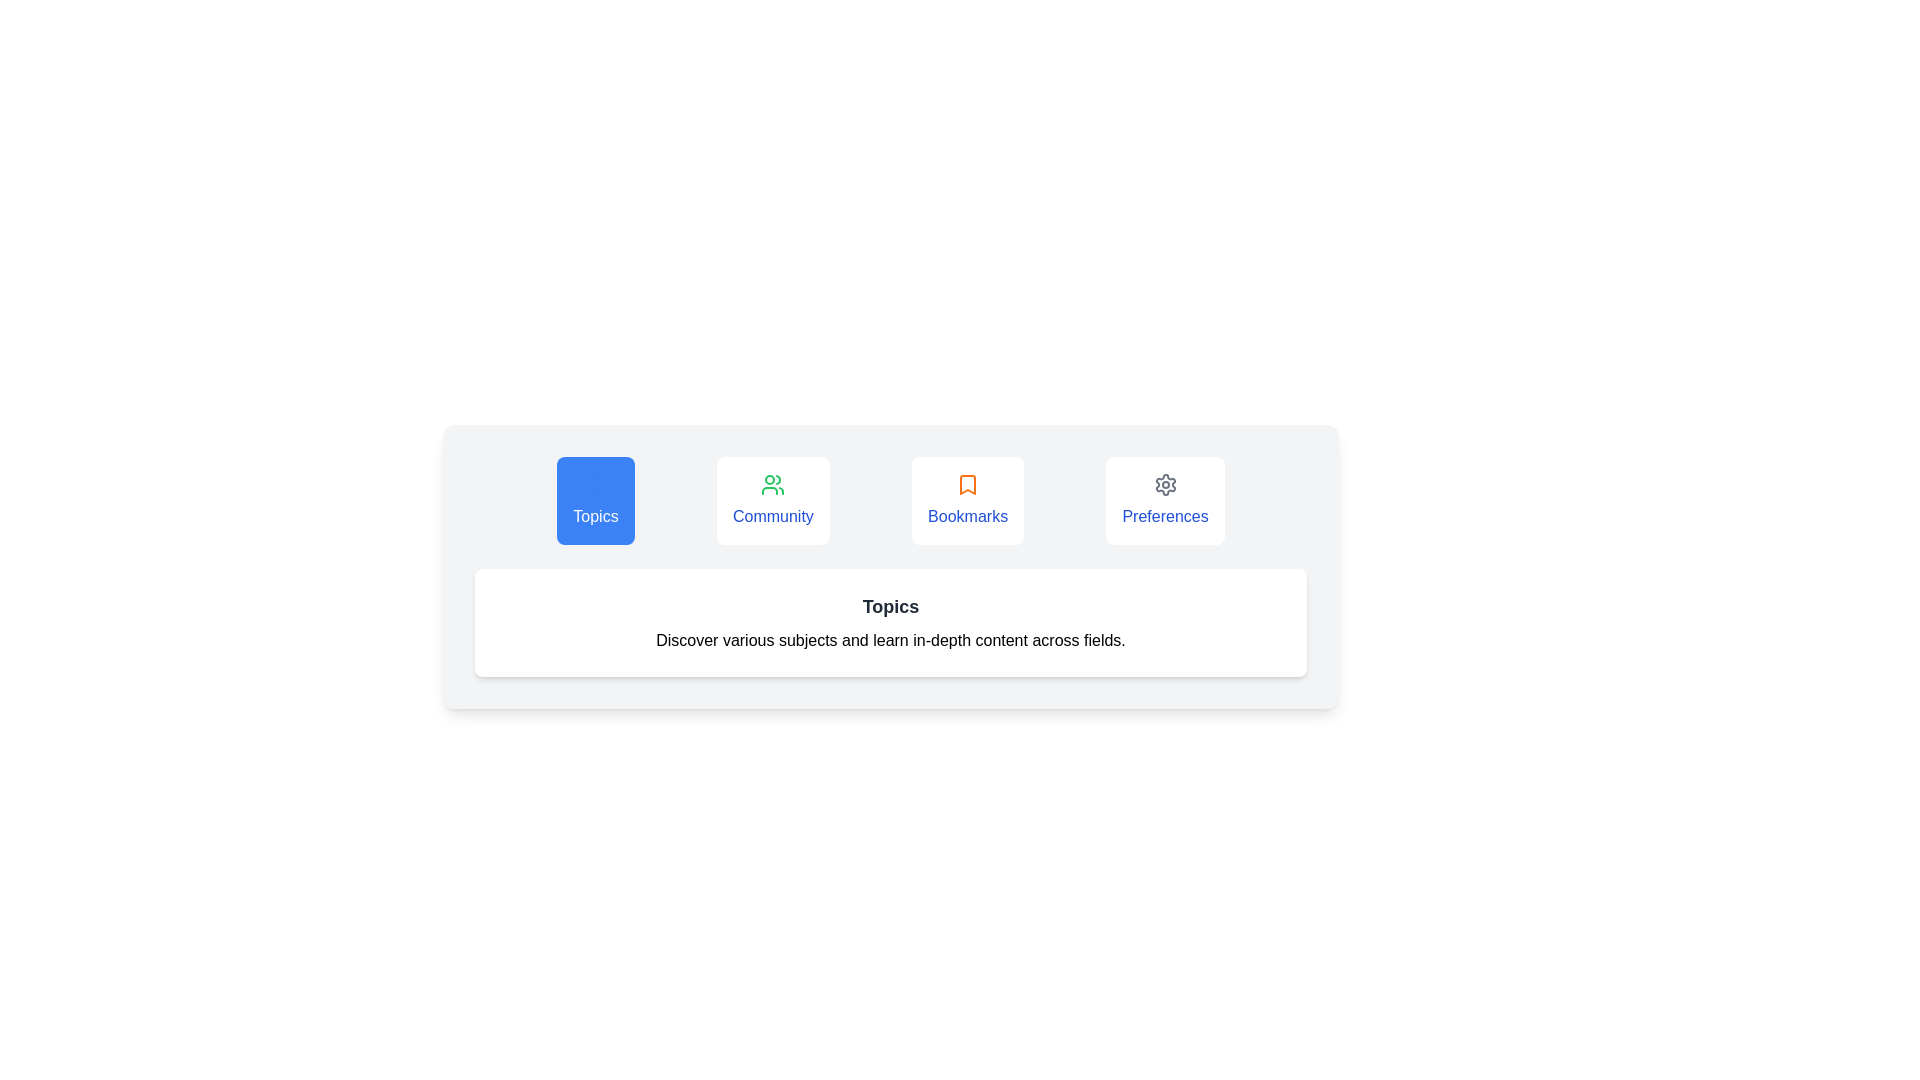 The height and width of the screenshot is (1080, 1920). I want to click on the Community tab button to see its hover effect, so click(772, 500).